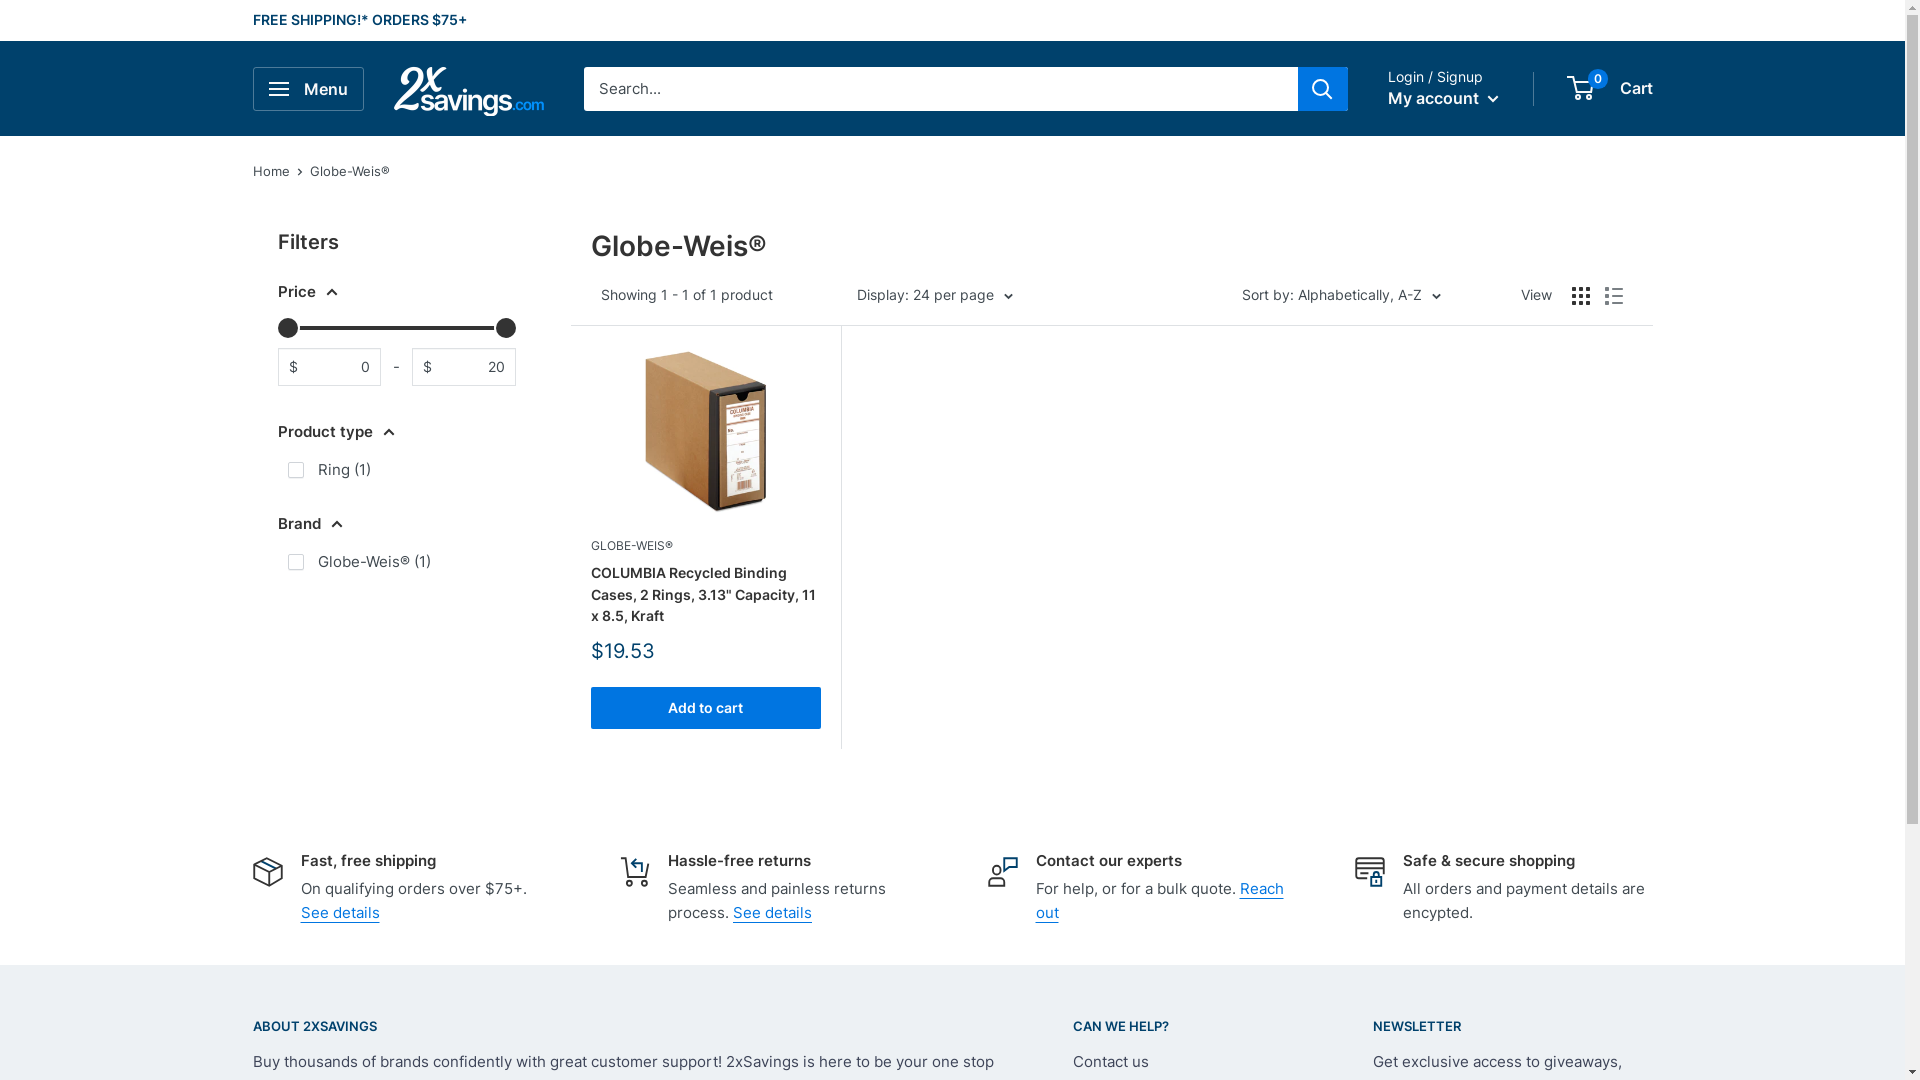  Describe the element at coordinates (1186, 1026) in the screenshot. I see `'CAN WE HELP?'` at that location.